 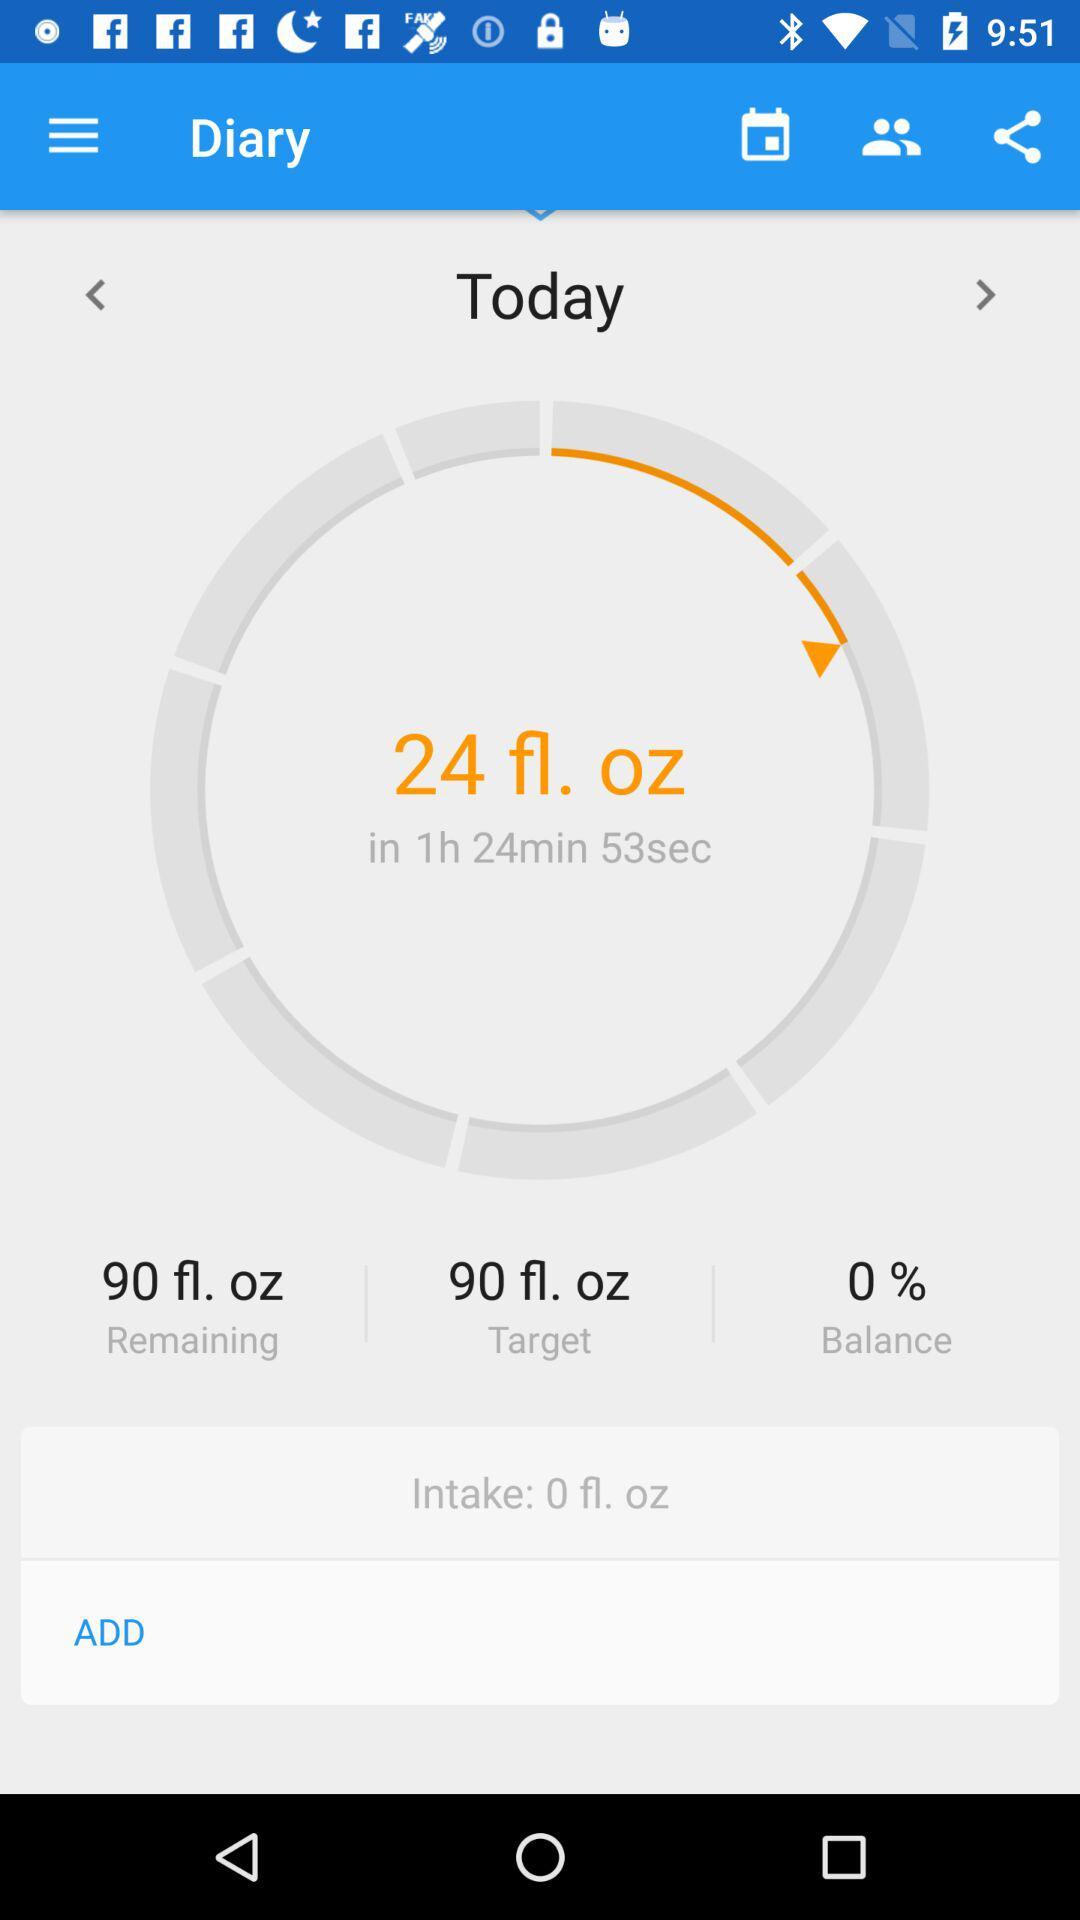 I want to click on item to the left of the today item, so click(x=94, y=292).